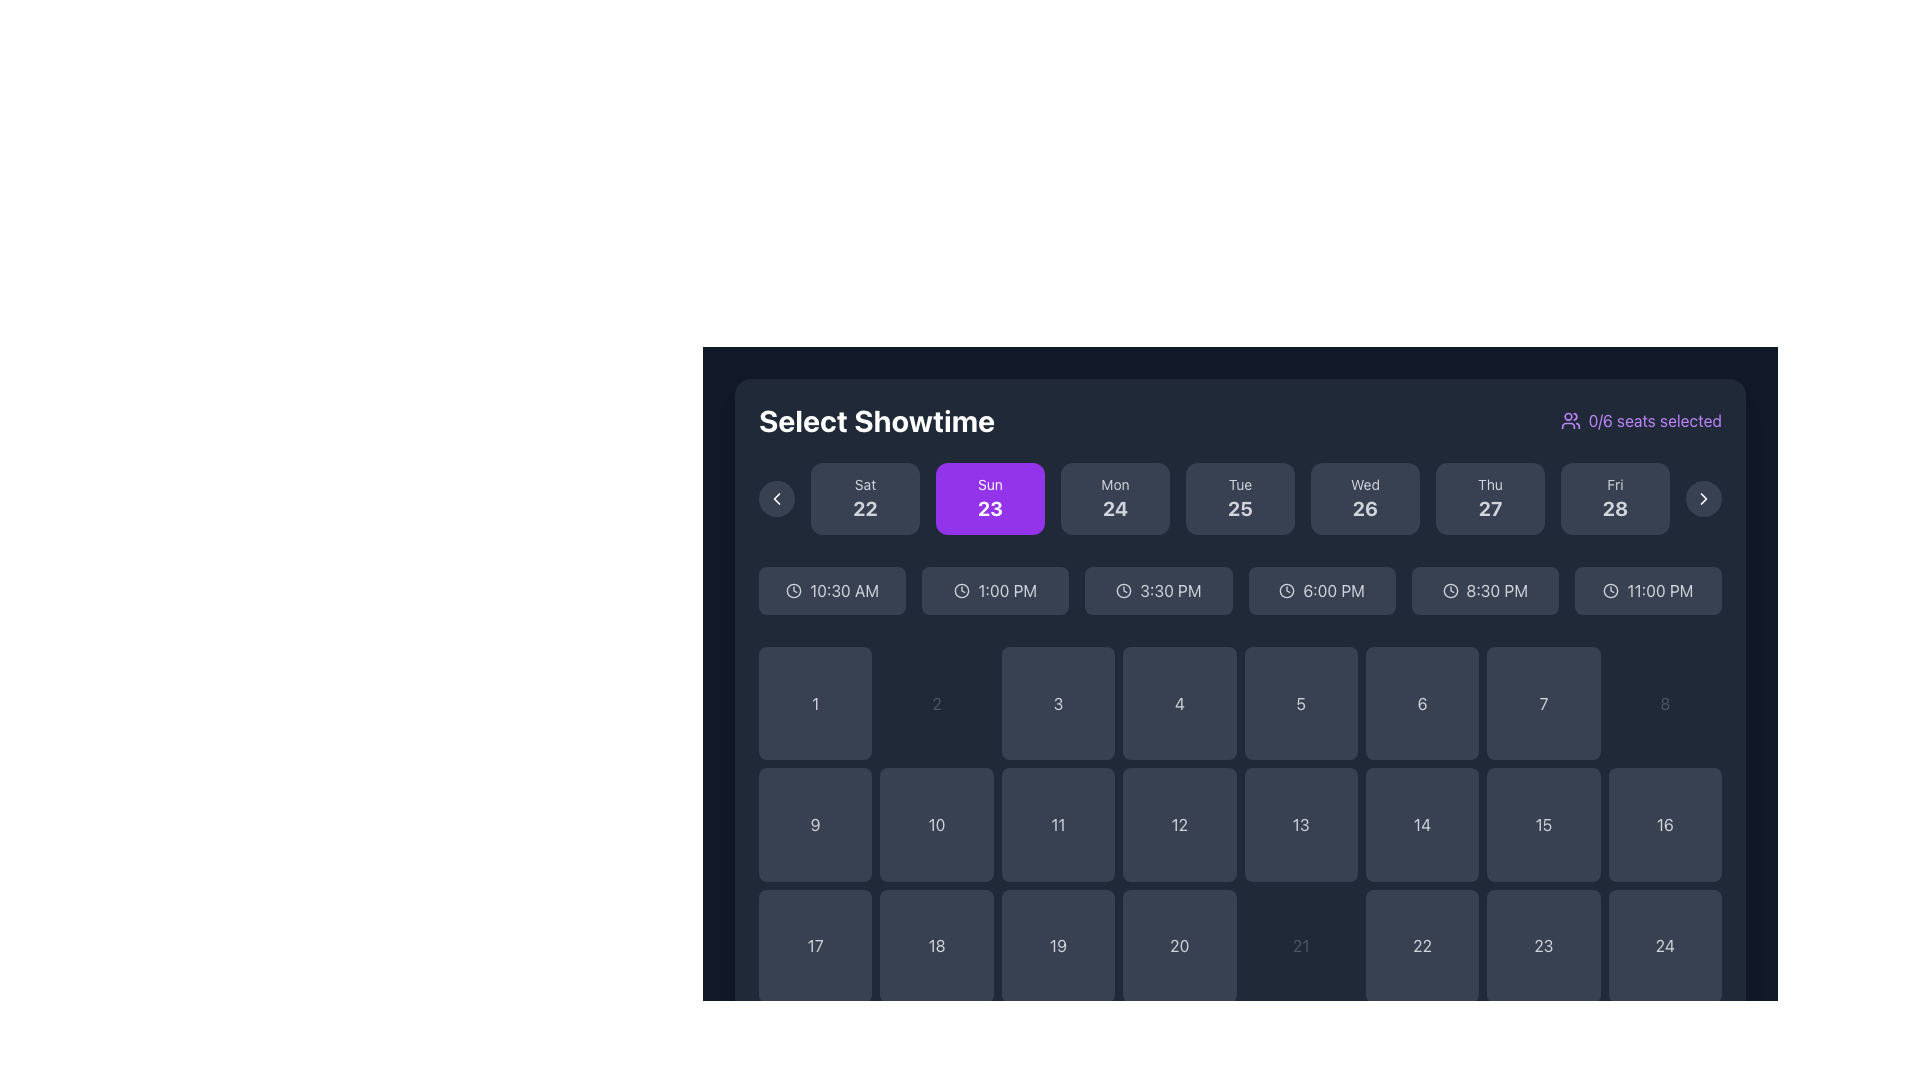  What do you see at coordinates (844, 589) in the screenshot?
I see `the '10:30 AM' button, which is a dark rectangular button with rounded corners` at bounding box center [844, 589].